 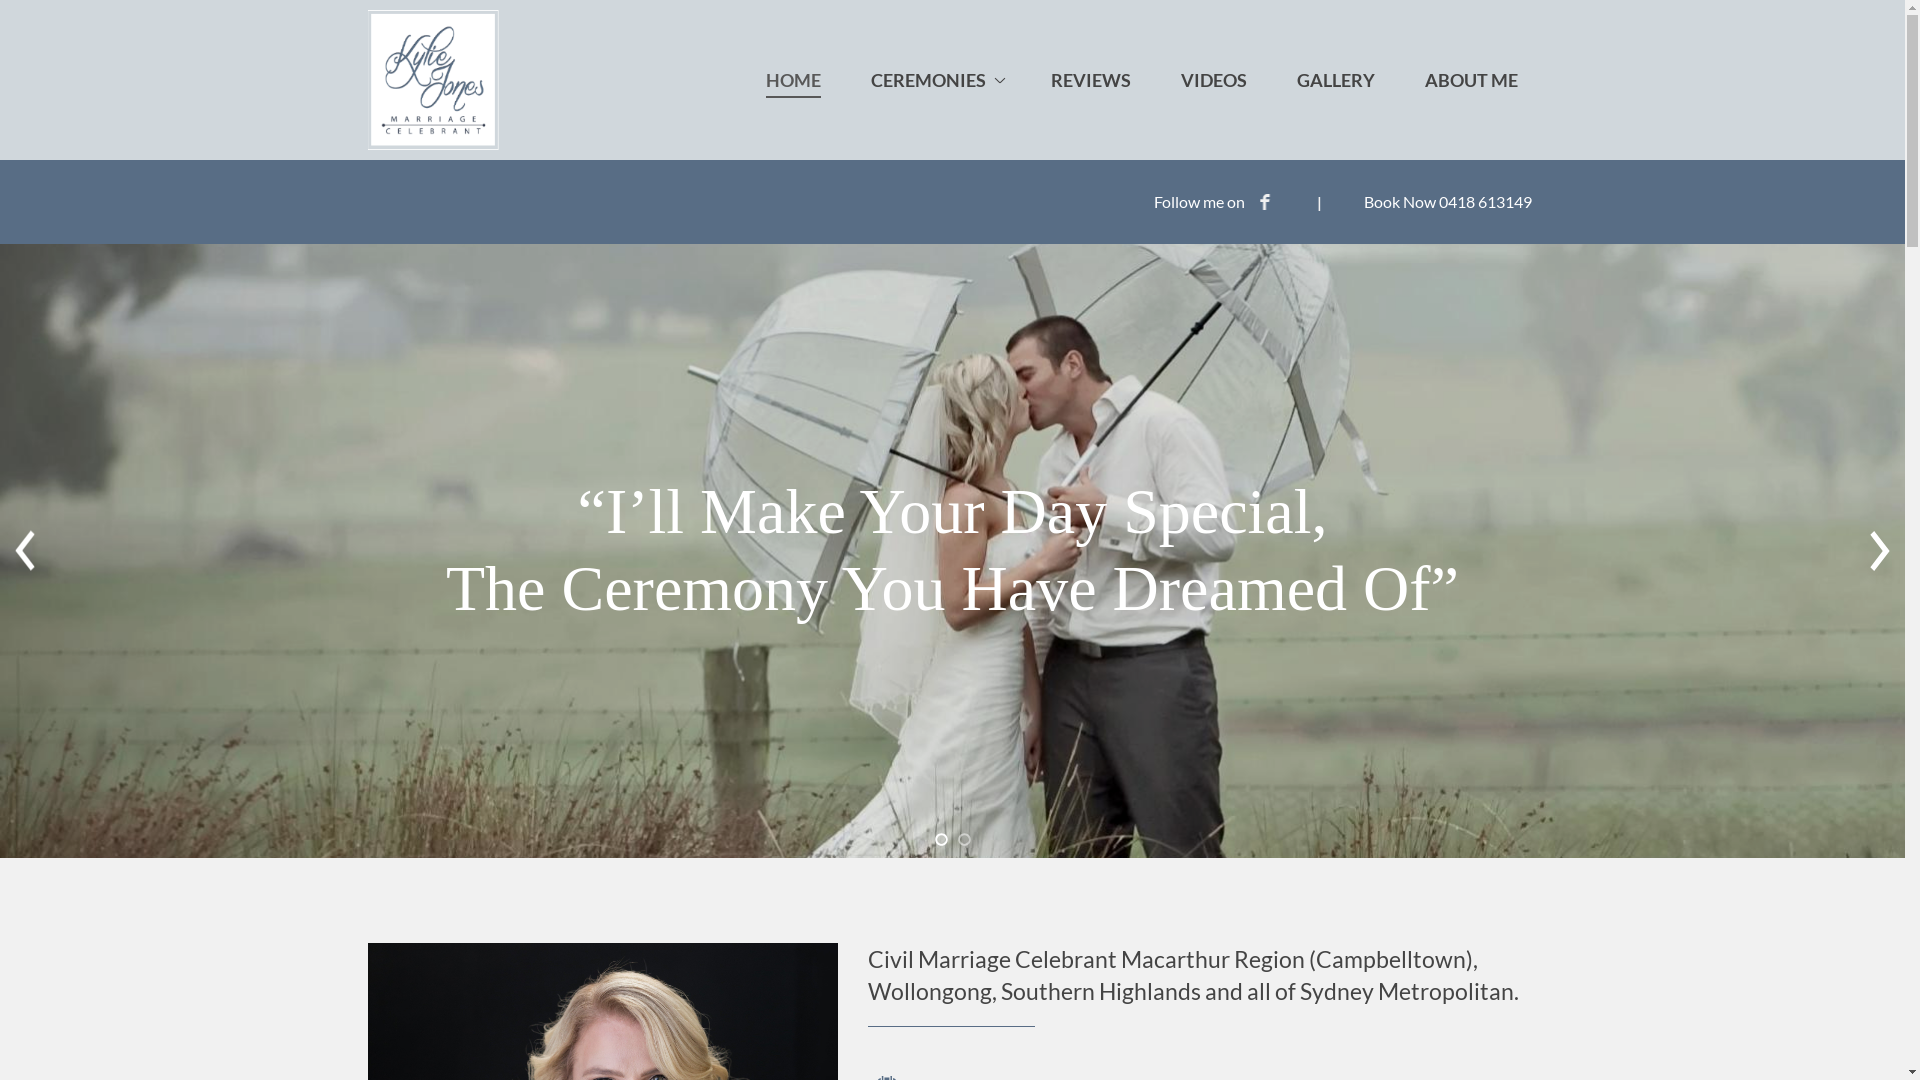 What do you see at coordinates (1310, 201) in the screenshot?
I see `'|'` at bounding box center [1310, 201].